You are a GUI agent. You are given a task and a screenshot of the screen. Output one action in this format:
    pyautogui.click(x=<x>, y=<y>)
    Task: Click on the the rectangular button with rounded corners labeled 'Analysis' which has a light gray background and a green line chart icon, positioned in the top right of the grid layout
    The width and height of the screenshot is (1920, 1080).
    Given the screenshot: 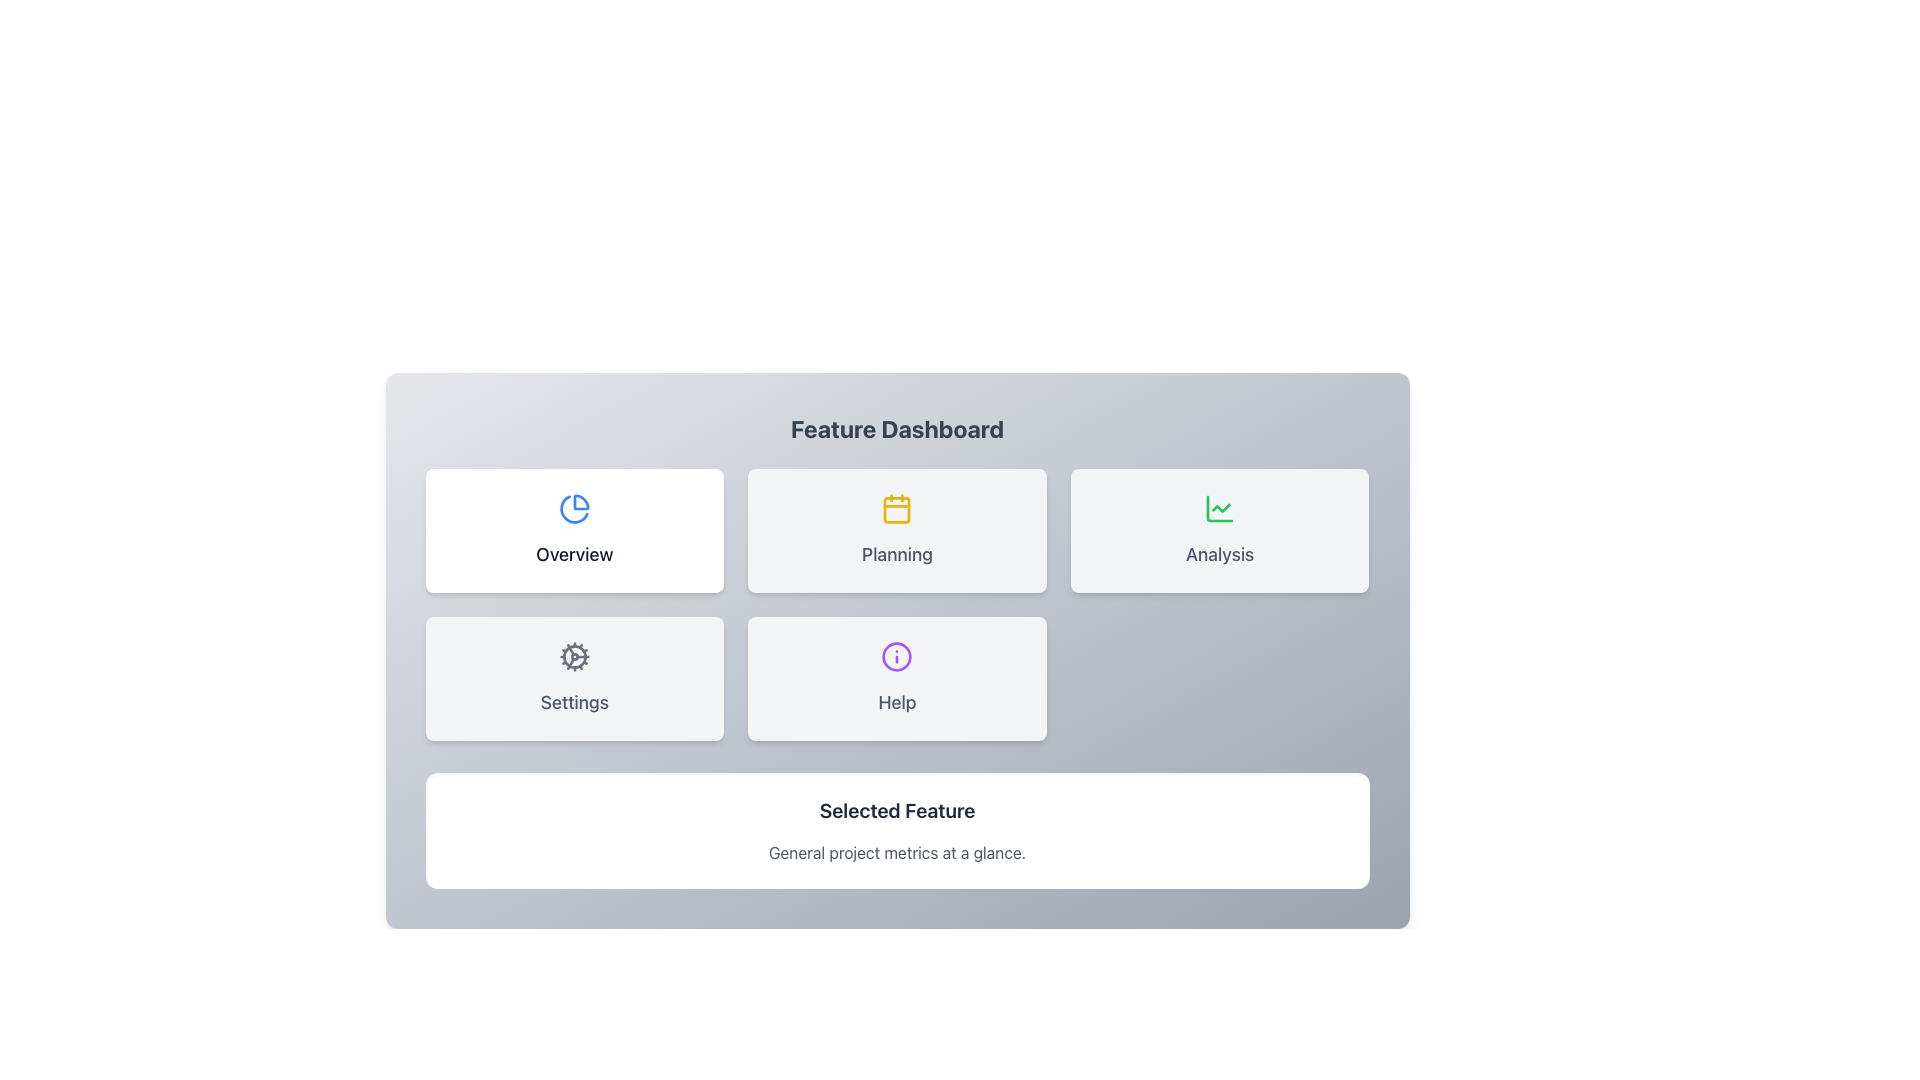 What is the action you would take?
    pyautogui.click(x=1219, y=530)
    